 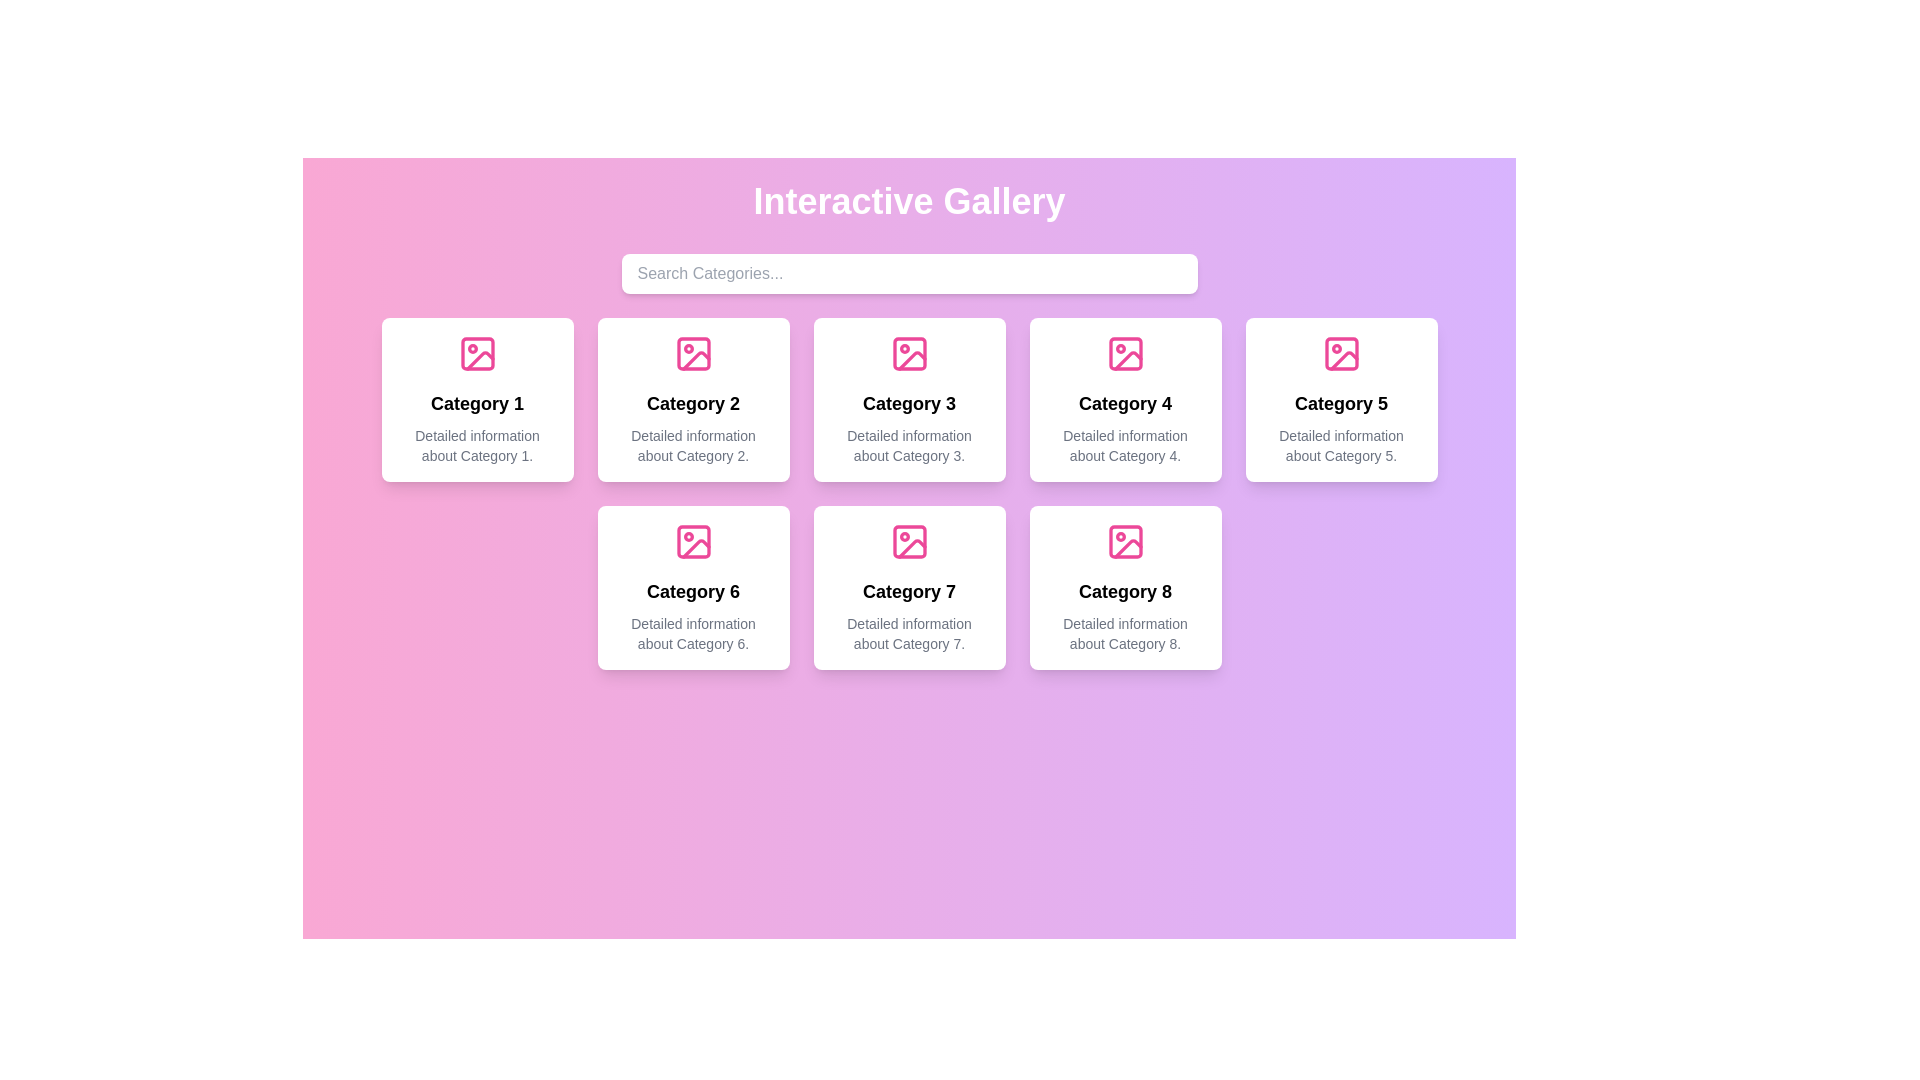 What do you see at coordinates (908, 353) in the screenshot?
I see `the decorative icon representing the 'Category 3' card, which is positioned at the top-center of the card above the title and description text` at bounding box center [908, 353].